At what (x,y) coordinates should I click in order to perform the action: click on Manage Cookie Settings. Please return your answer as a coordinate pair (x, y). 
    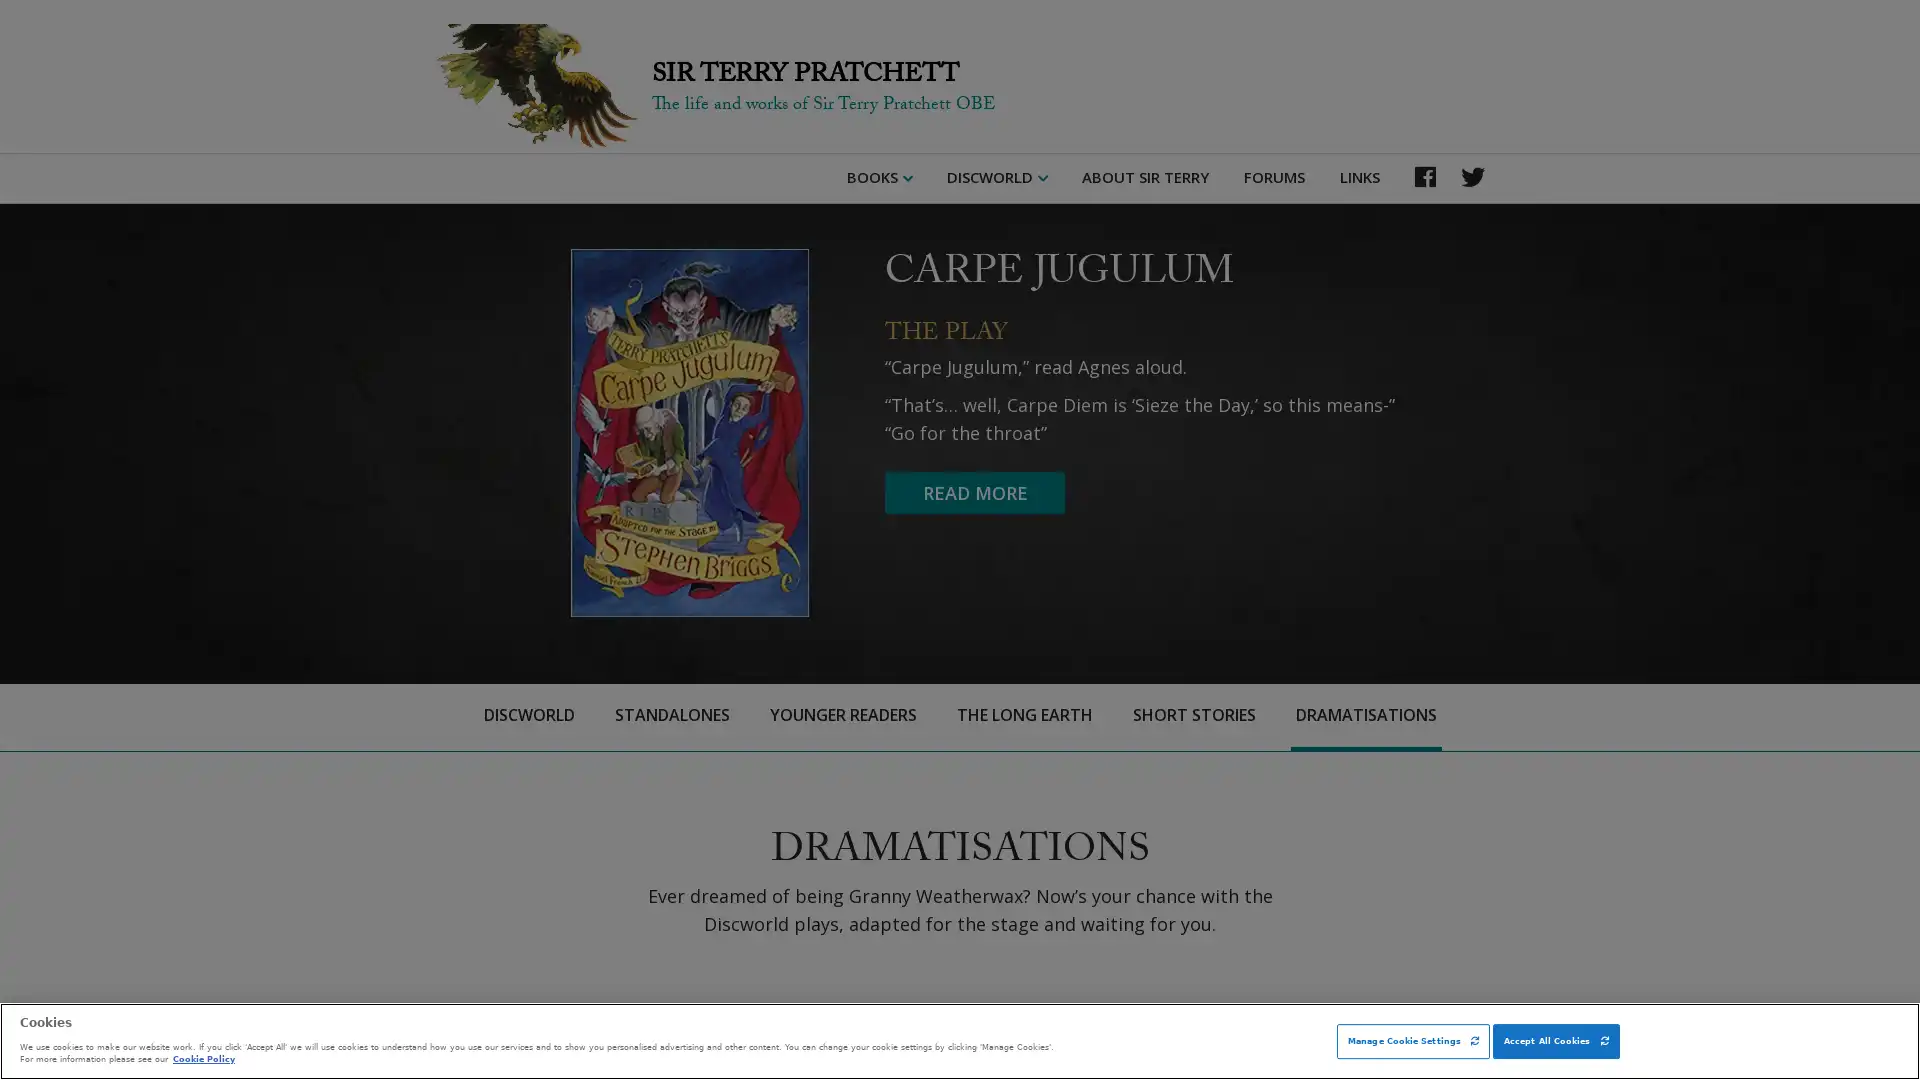
    Looking at the image, I should click on (1412, 1040).